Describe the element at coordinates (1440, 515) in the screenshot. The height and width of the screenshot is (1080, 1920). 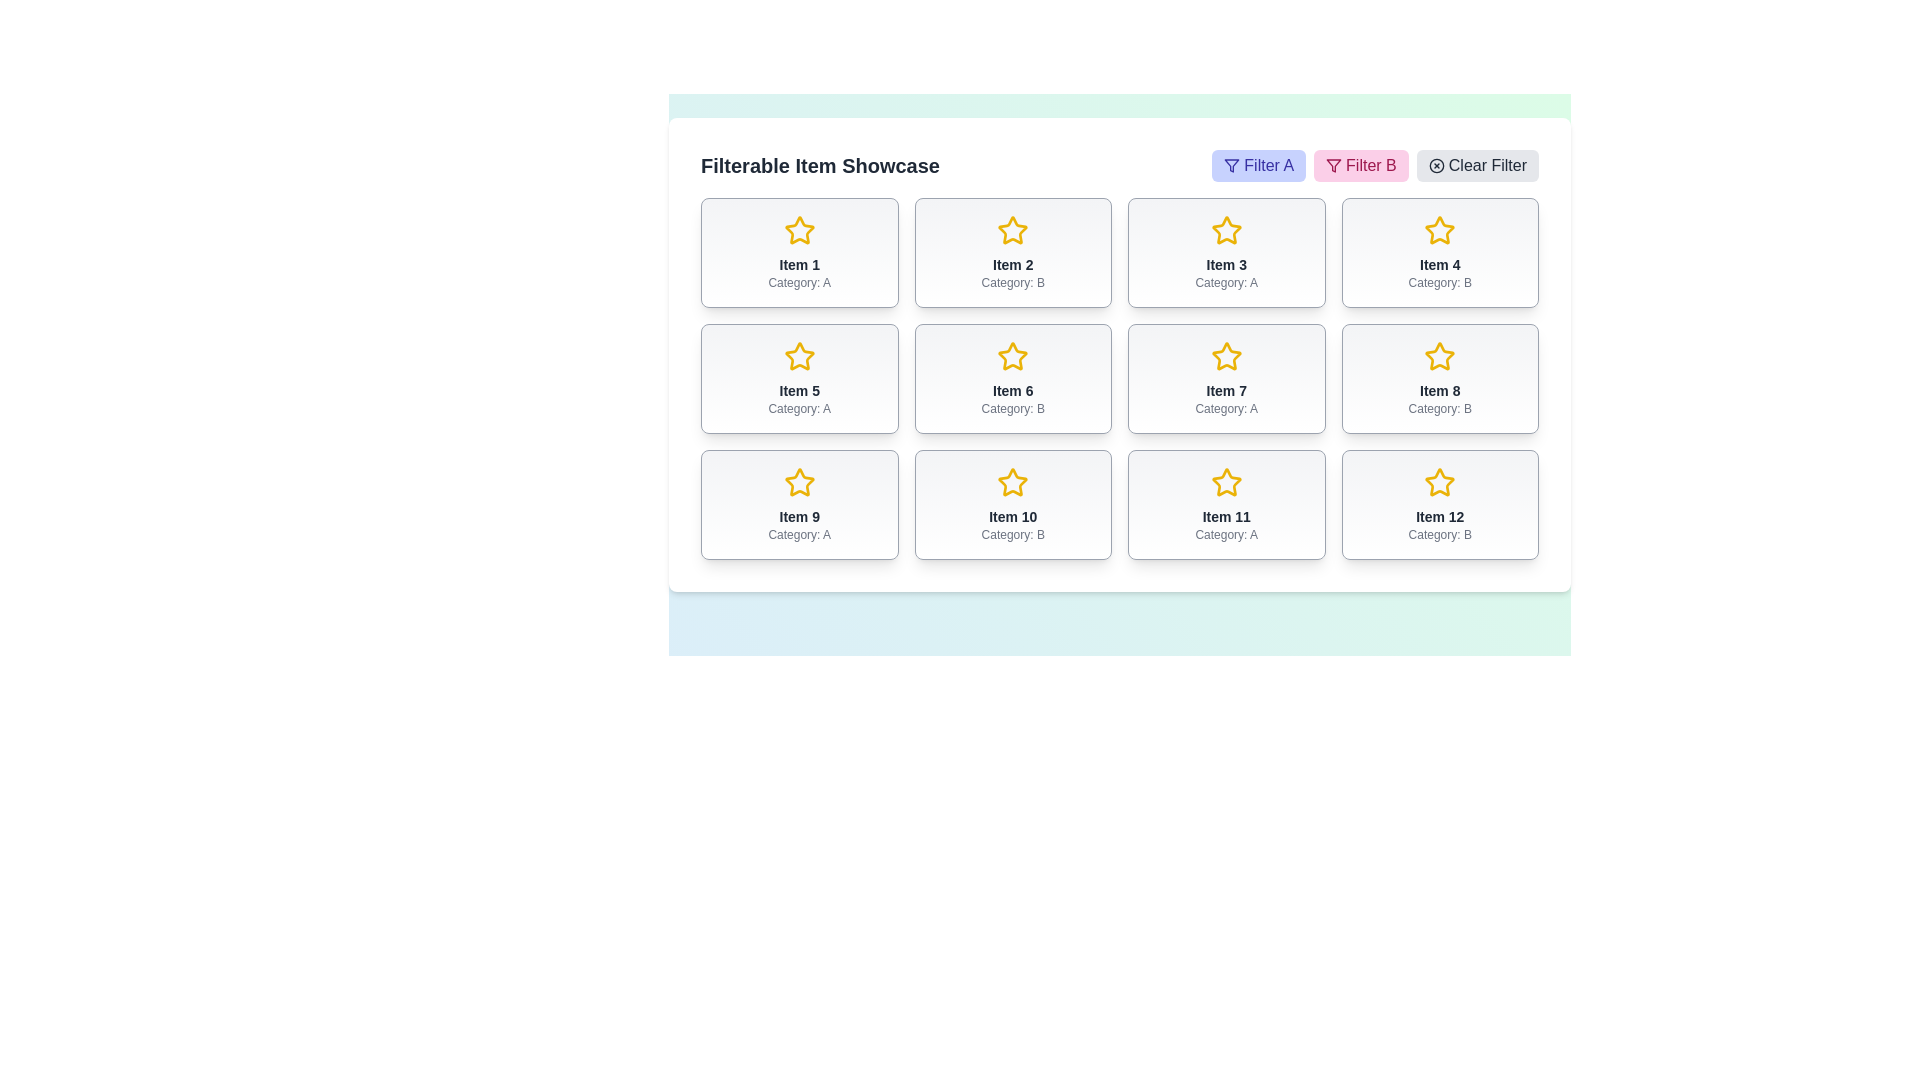
I see `the text label that identifies the associated item, positioned in the third row, fourth column of the grid layout, below a star icon and above the label 'Category: B'` at that location.